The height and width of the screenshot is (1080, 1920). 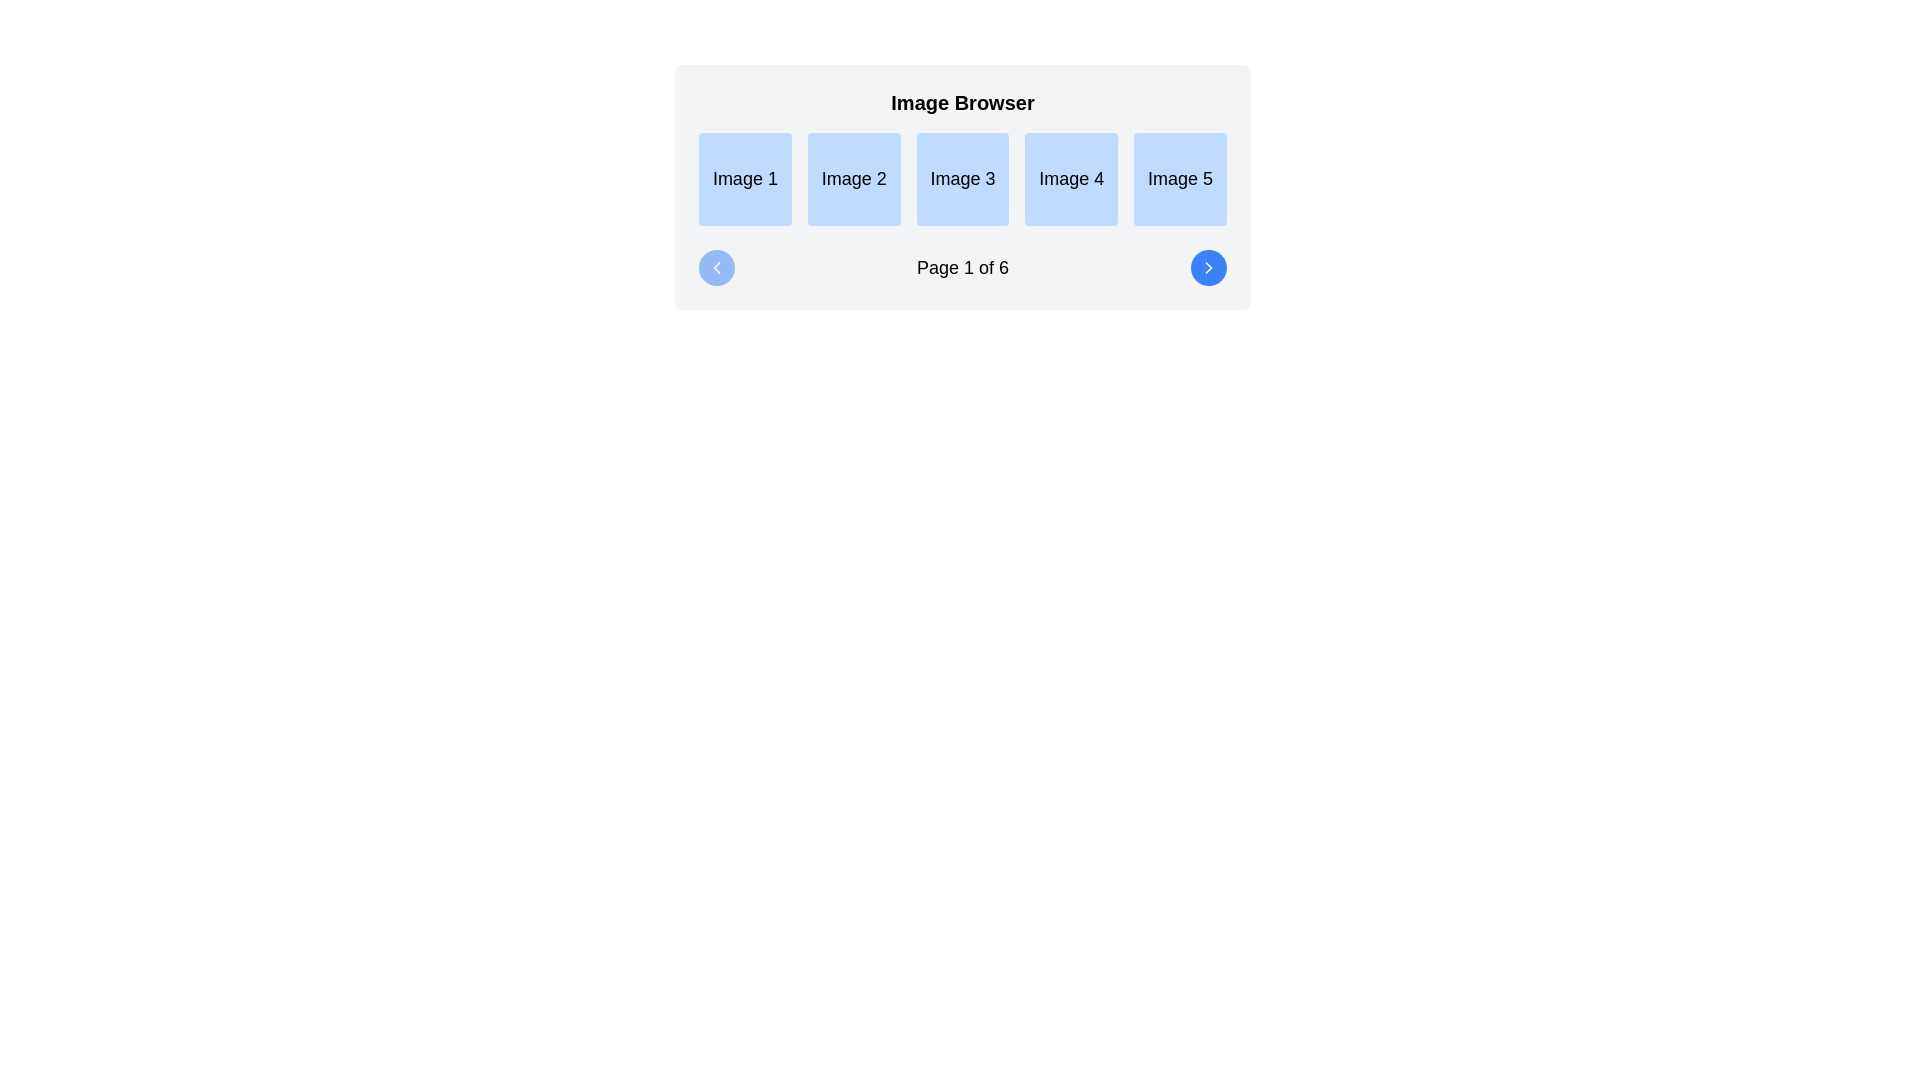 What do you see at coordinates (854, 178) in the screenshot?
I see `the second static visual tile labeled 'Image 2', which is positioned between 'Image 1' and 'Image 3'` at bounding box center [854, 178].